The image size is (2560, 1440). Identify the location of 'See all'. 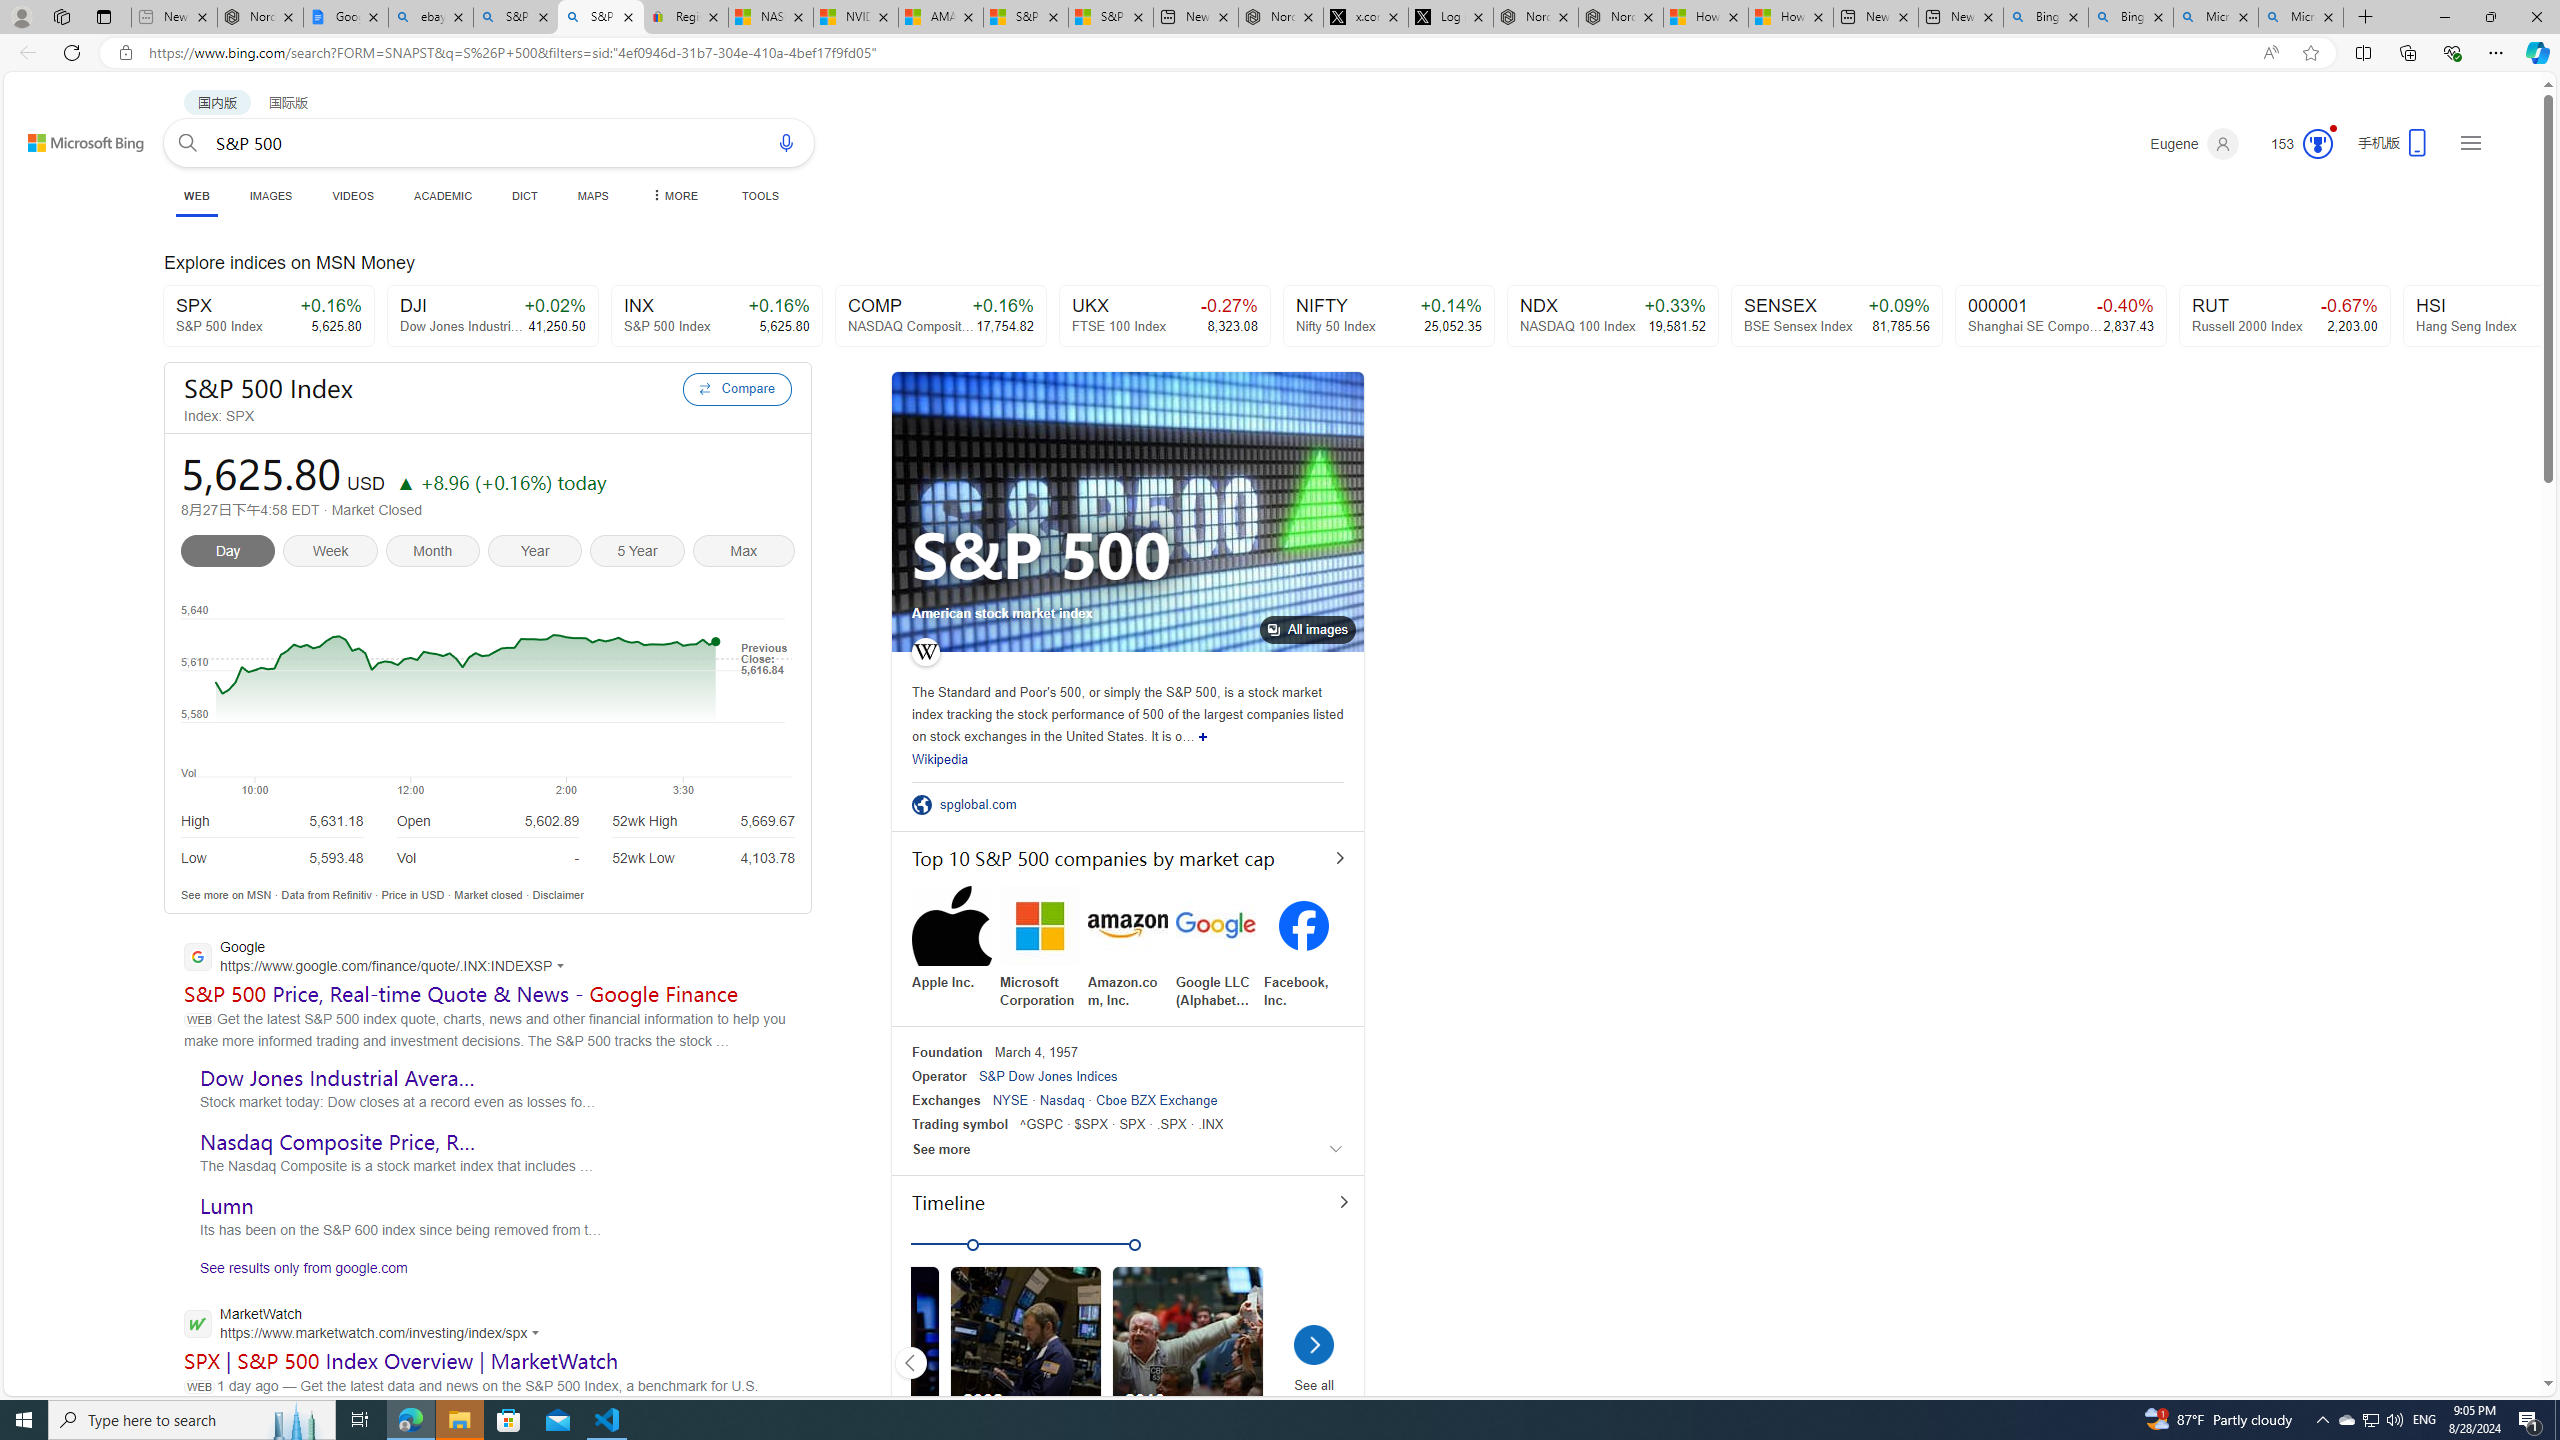
(1312, 1349).